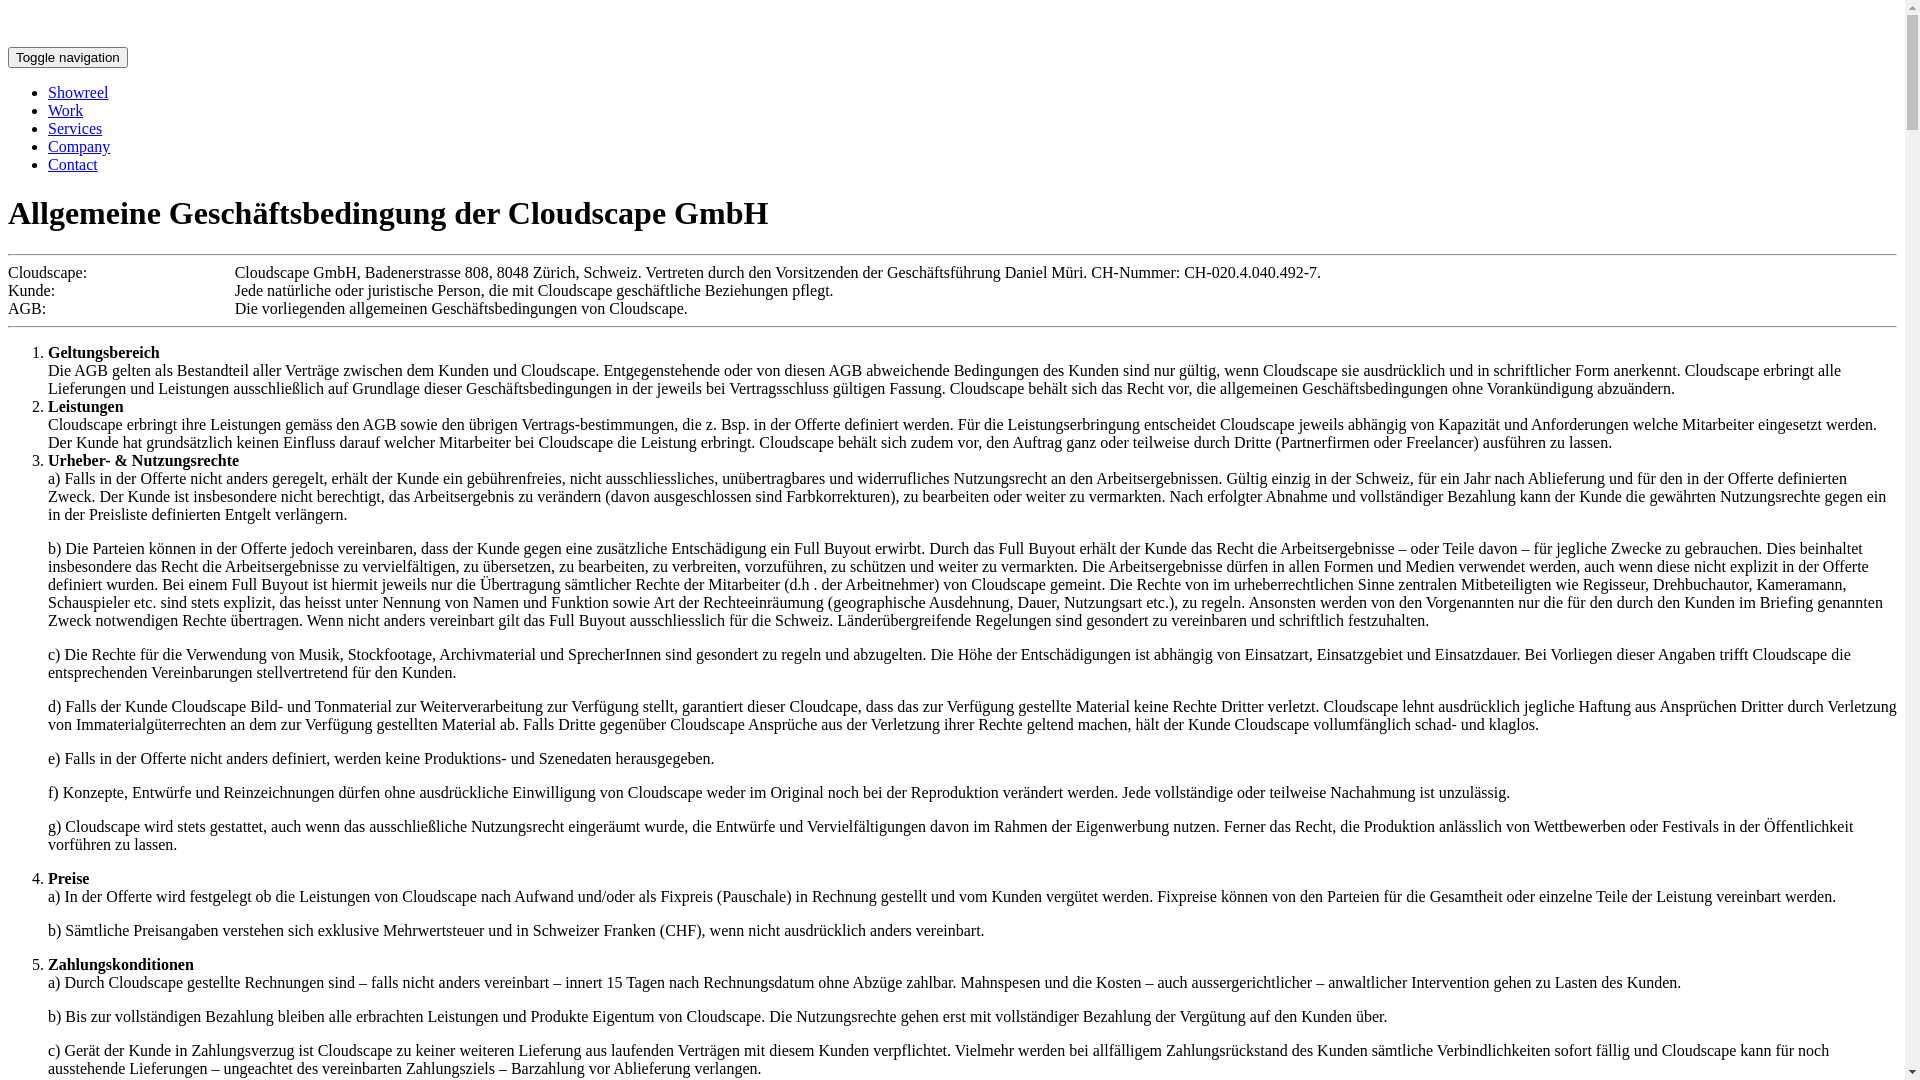  I want to click on 'Work', so click(48, 110).